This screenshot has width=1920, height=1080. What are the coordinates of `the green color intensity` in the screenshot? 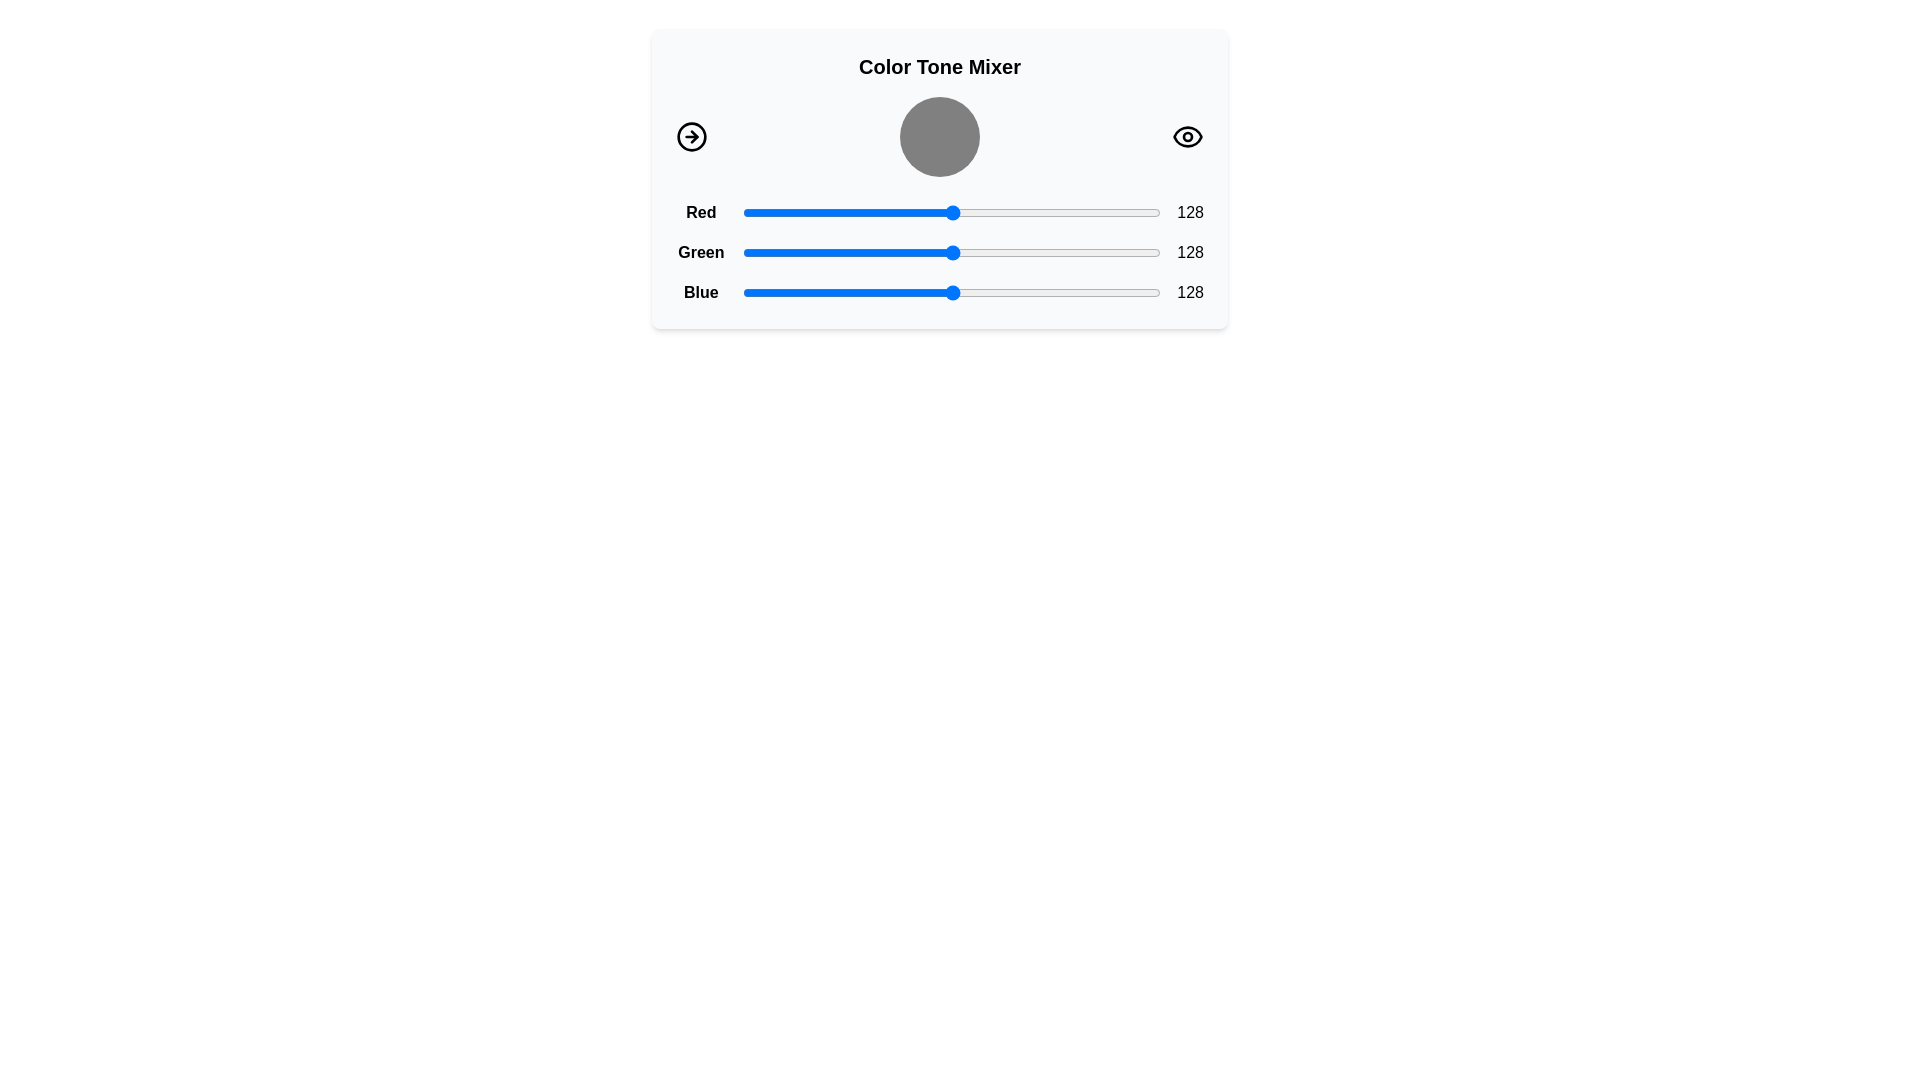 It's located at (920, 252).